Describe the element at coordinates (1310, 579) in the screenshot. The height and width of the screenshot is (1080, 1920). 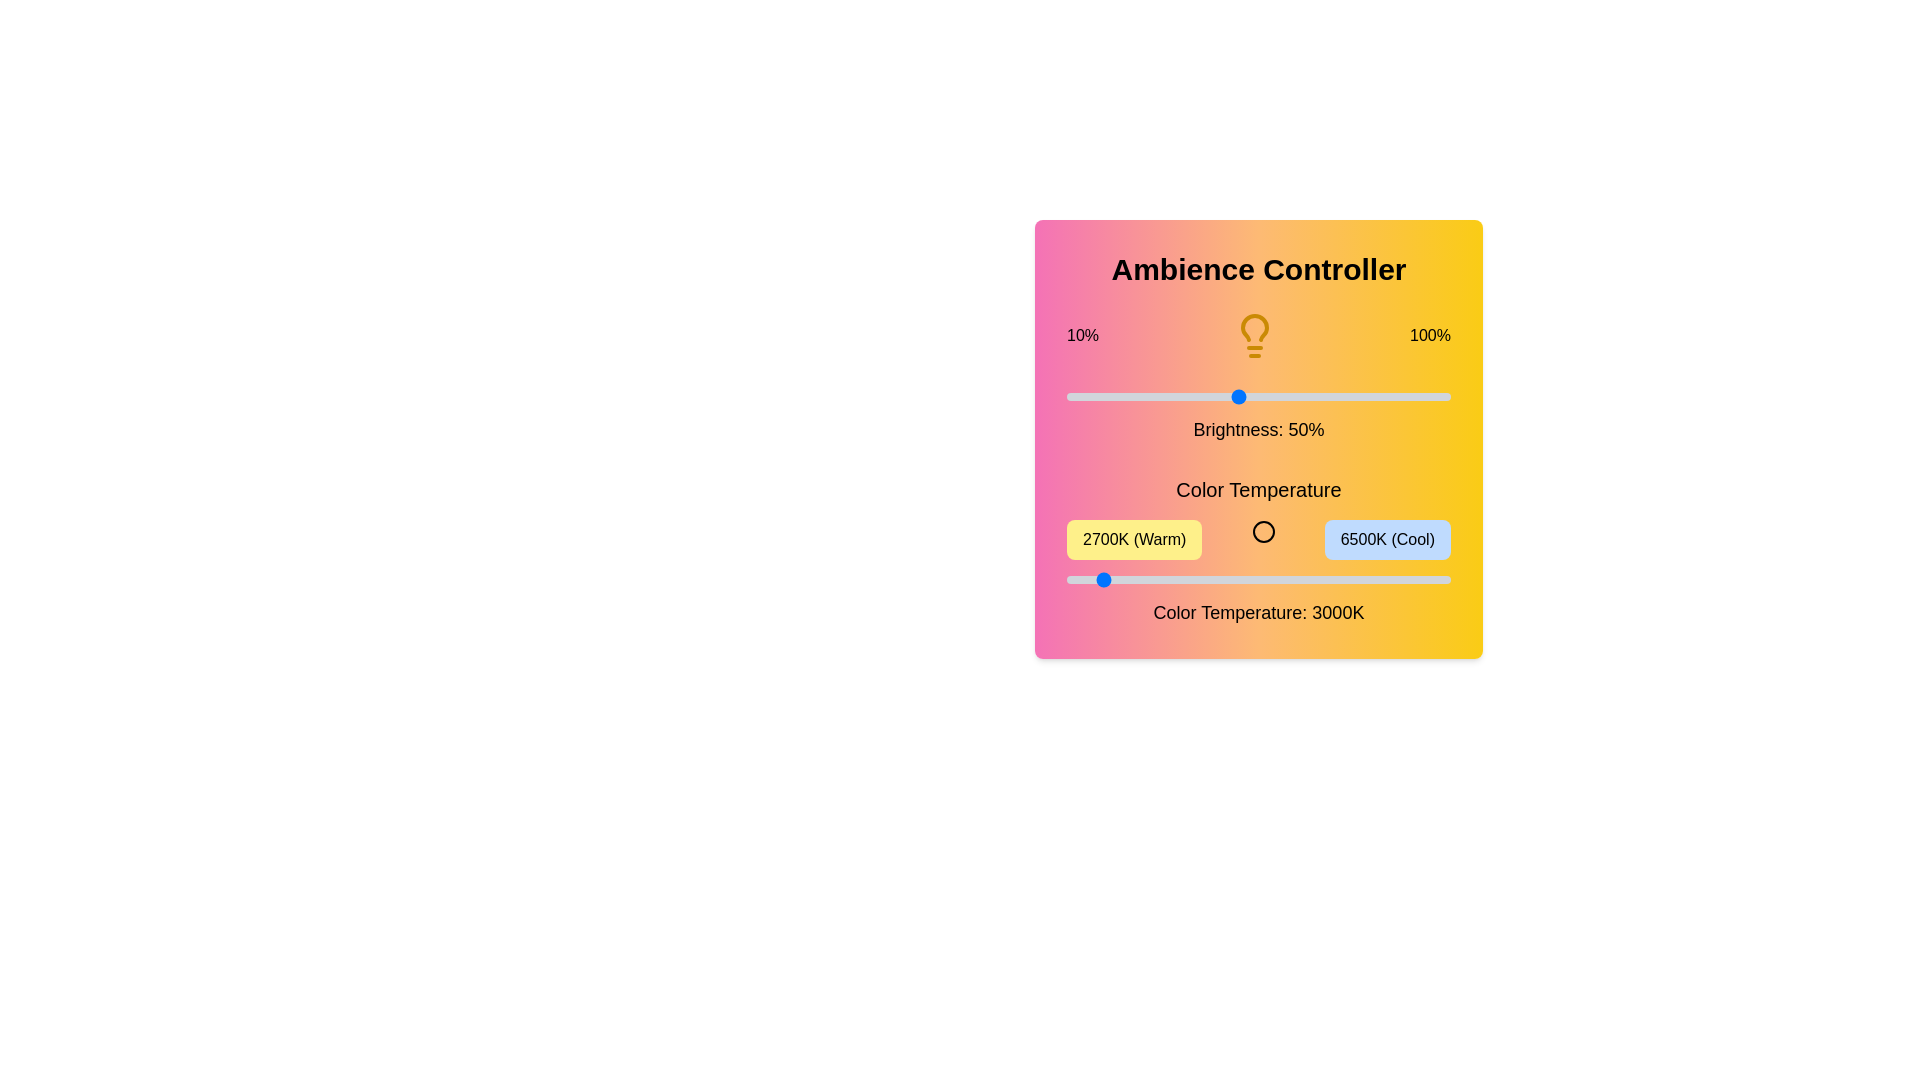
I see `the color temperature slider to 5104 K` at that location.